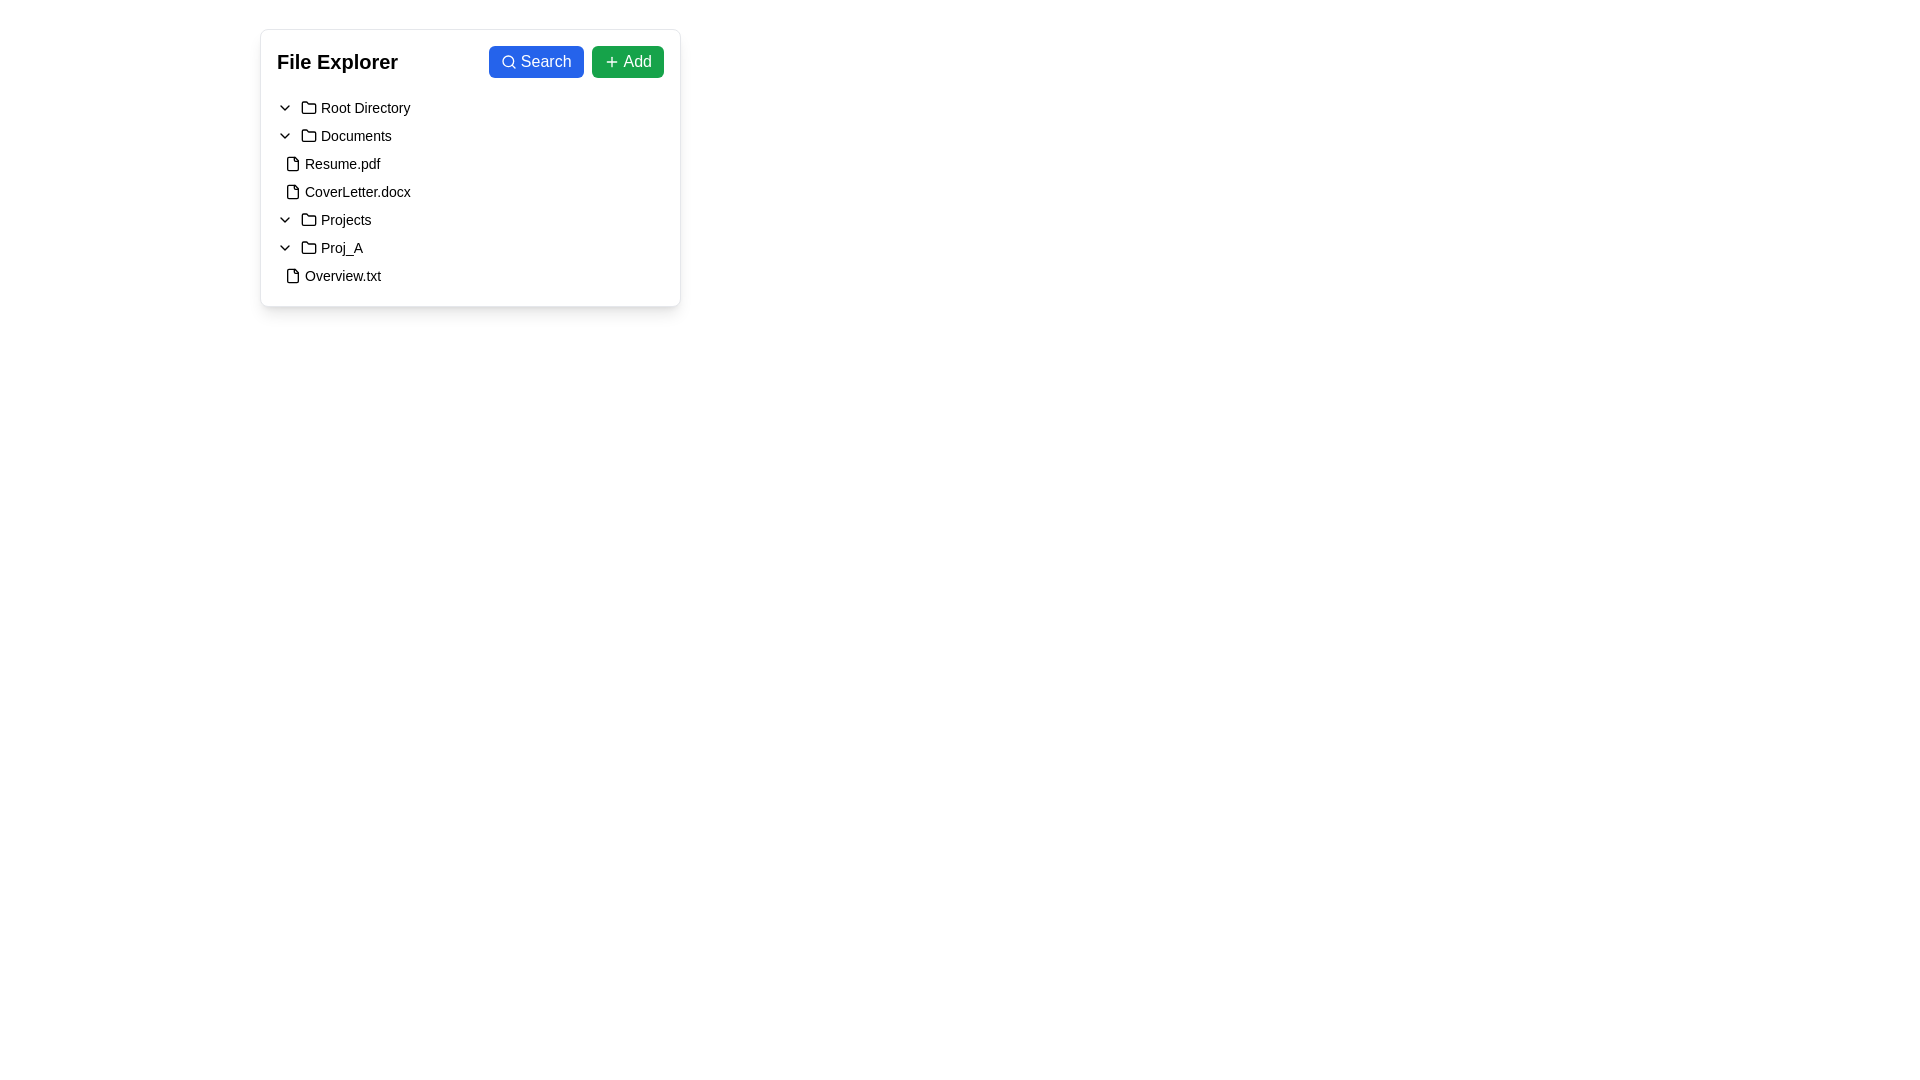 The height and width of the screenshot is (1080, 1920). I want to click on the file icon with a document symbol and a folded top-right corner next to the text 'CoverLetter.docx' in the 'File Explorer' interface, so click(291, 192).